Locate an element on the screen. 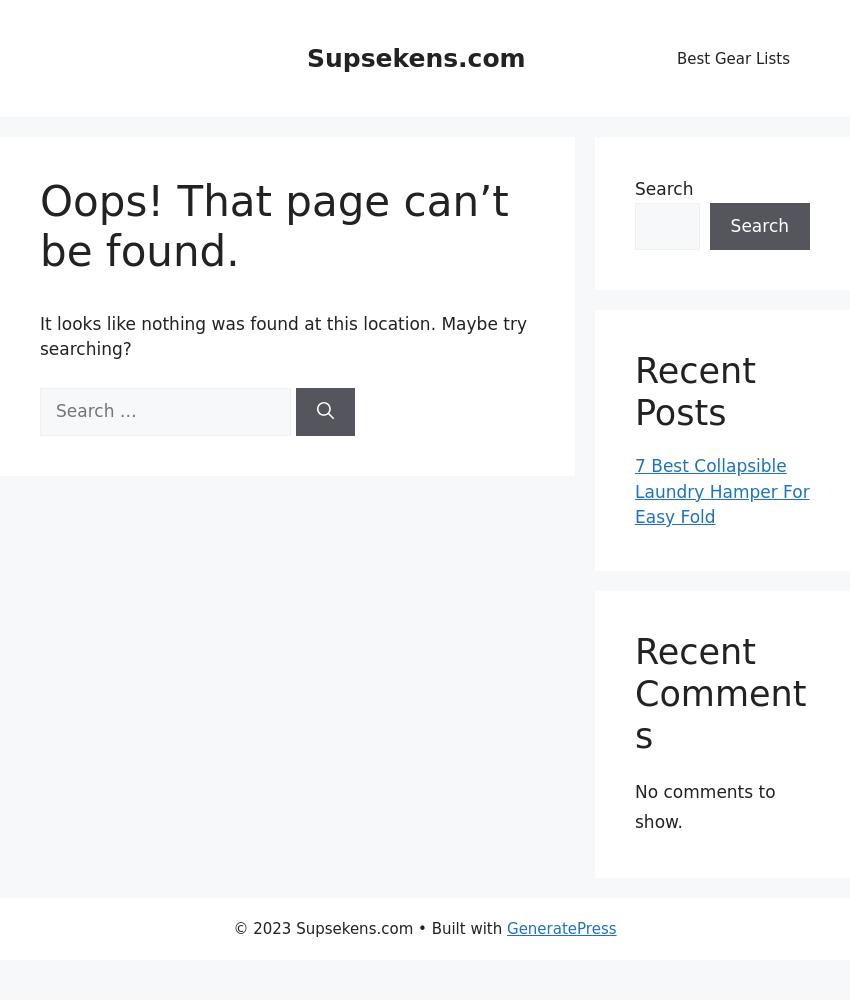 This screenshot has height=1000, width=850. 'Recent Posts' is located at coordinates (634, 392).